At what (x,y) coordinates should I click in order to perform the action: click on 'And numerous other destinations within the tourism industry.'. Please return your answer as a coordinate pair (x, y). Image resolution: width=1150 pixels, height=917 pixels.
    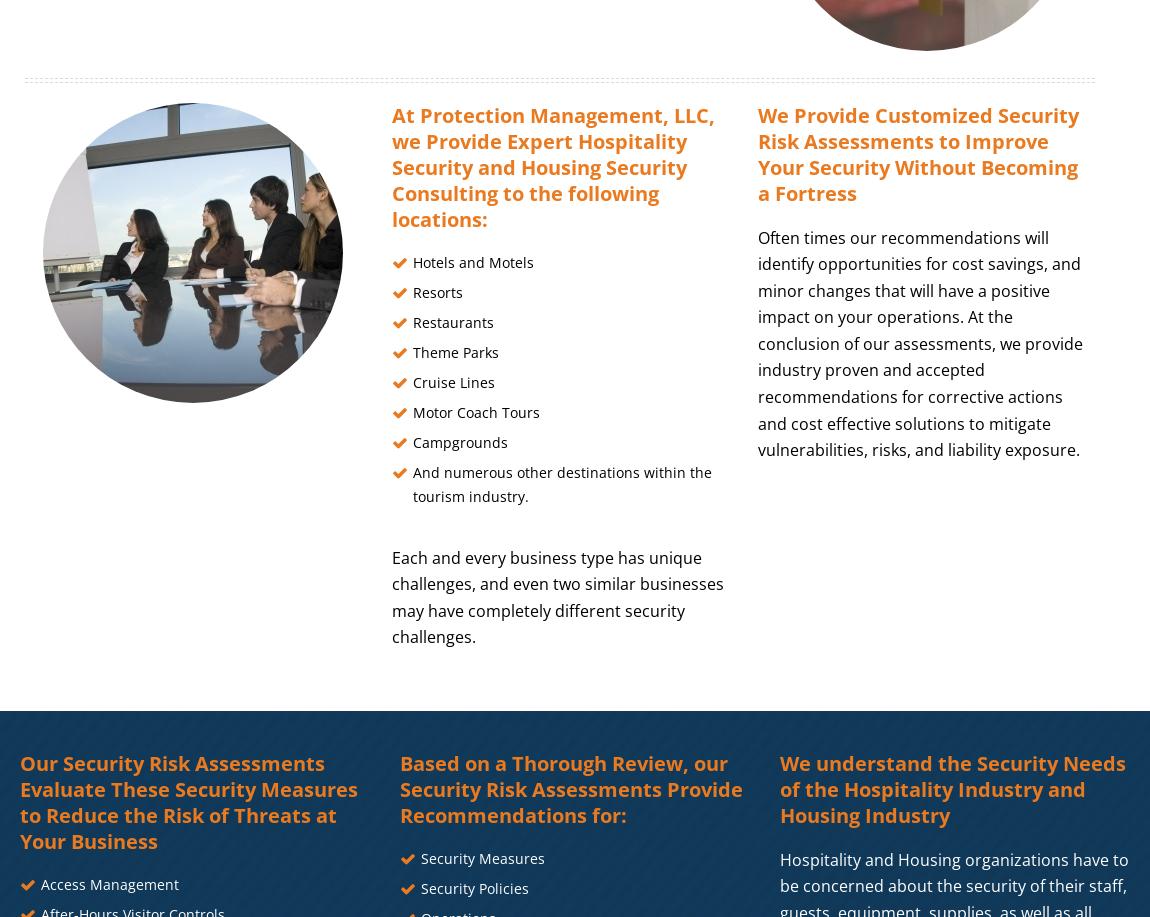
    Looking at the image, I should click on (412, 482).